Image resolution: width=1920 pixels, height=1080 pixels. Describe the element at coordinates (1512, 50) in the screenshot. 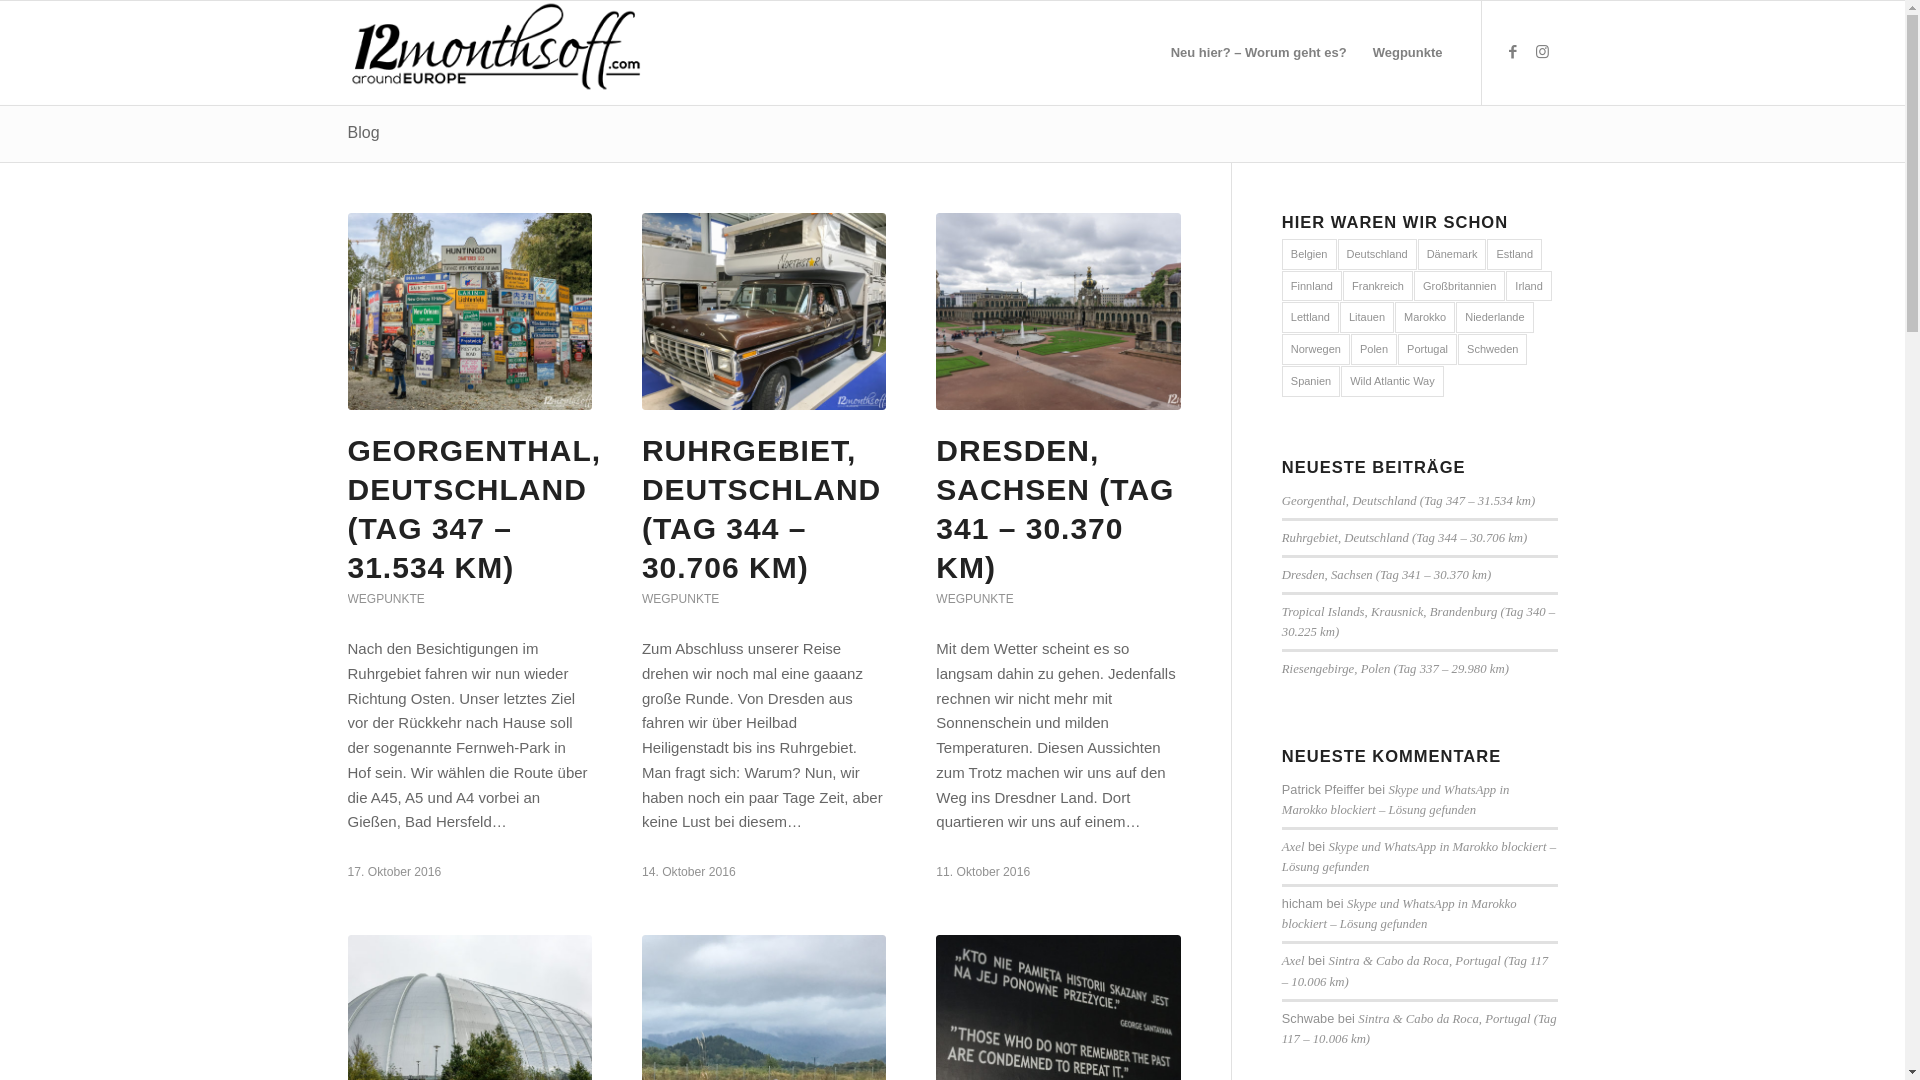

I see `'Facebook'` at that location.